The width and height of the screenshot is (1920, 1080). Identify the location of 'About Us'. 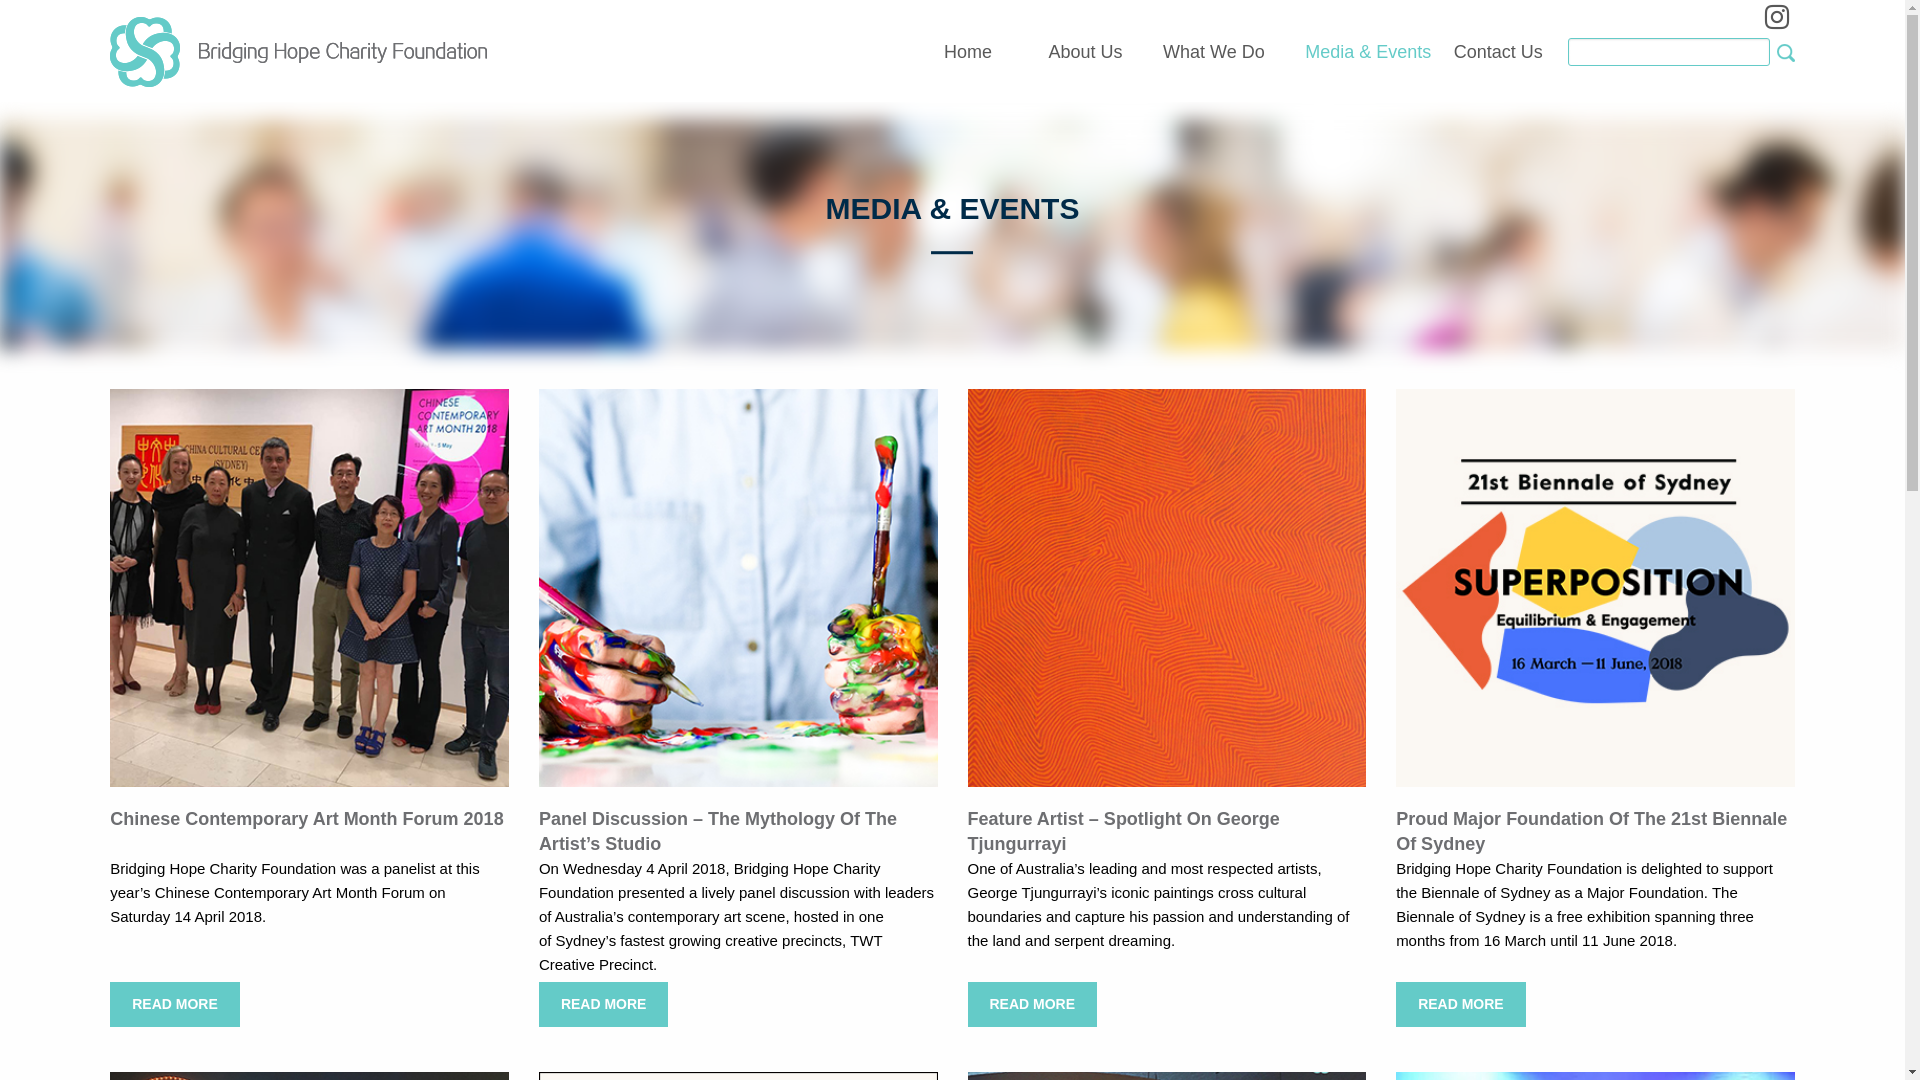
(1084, 52).